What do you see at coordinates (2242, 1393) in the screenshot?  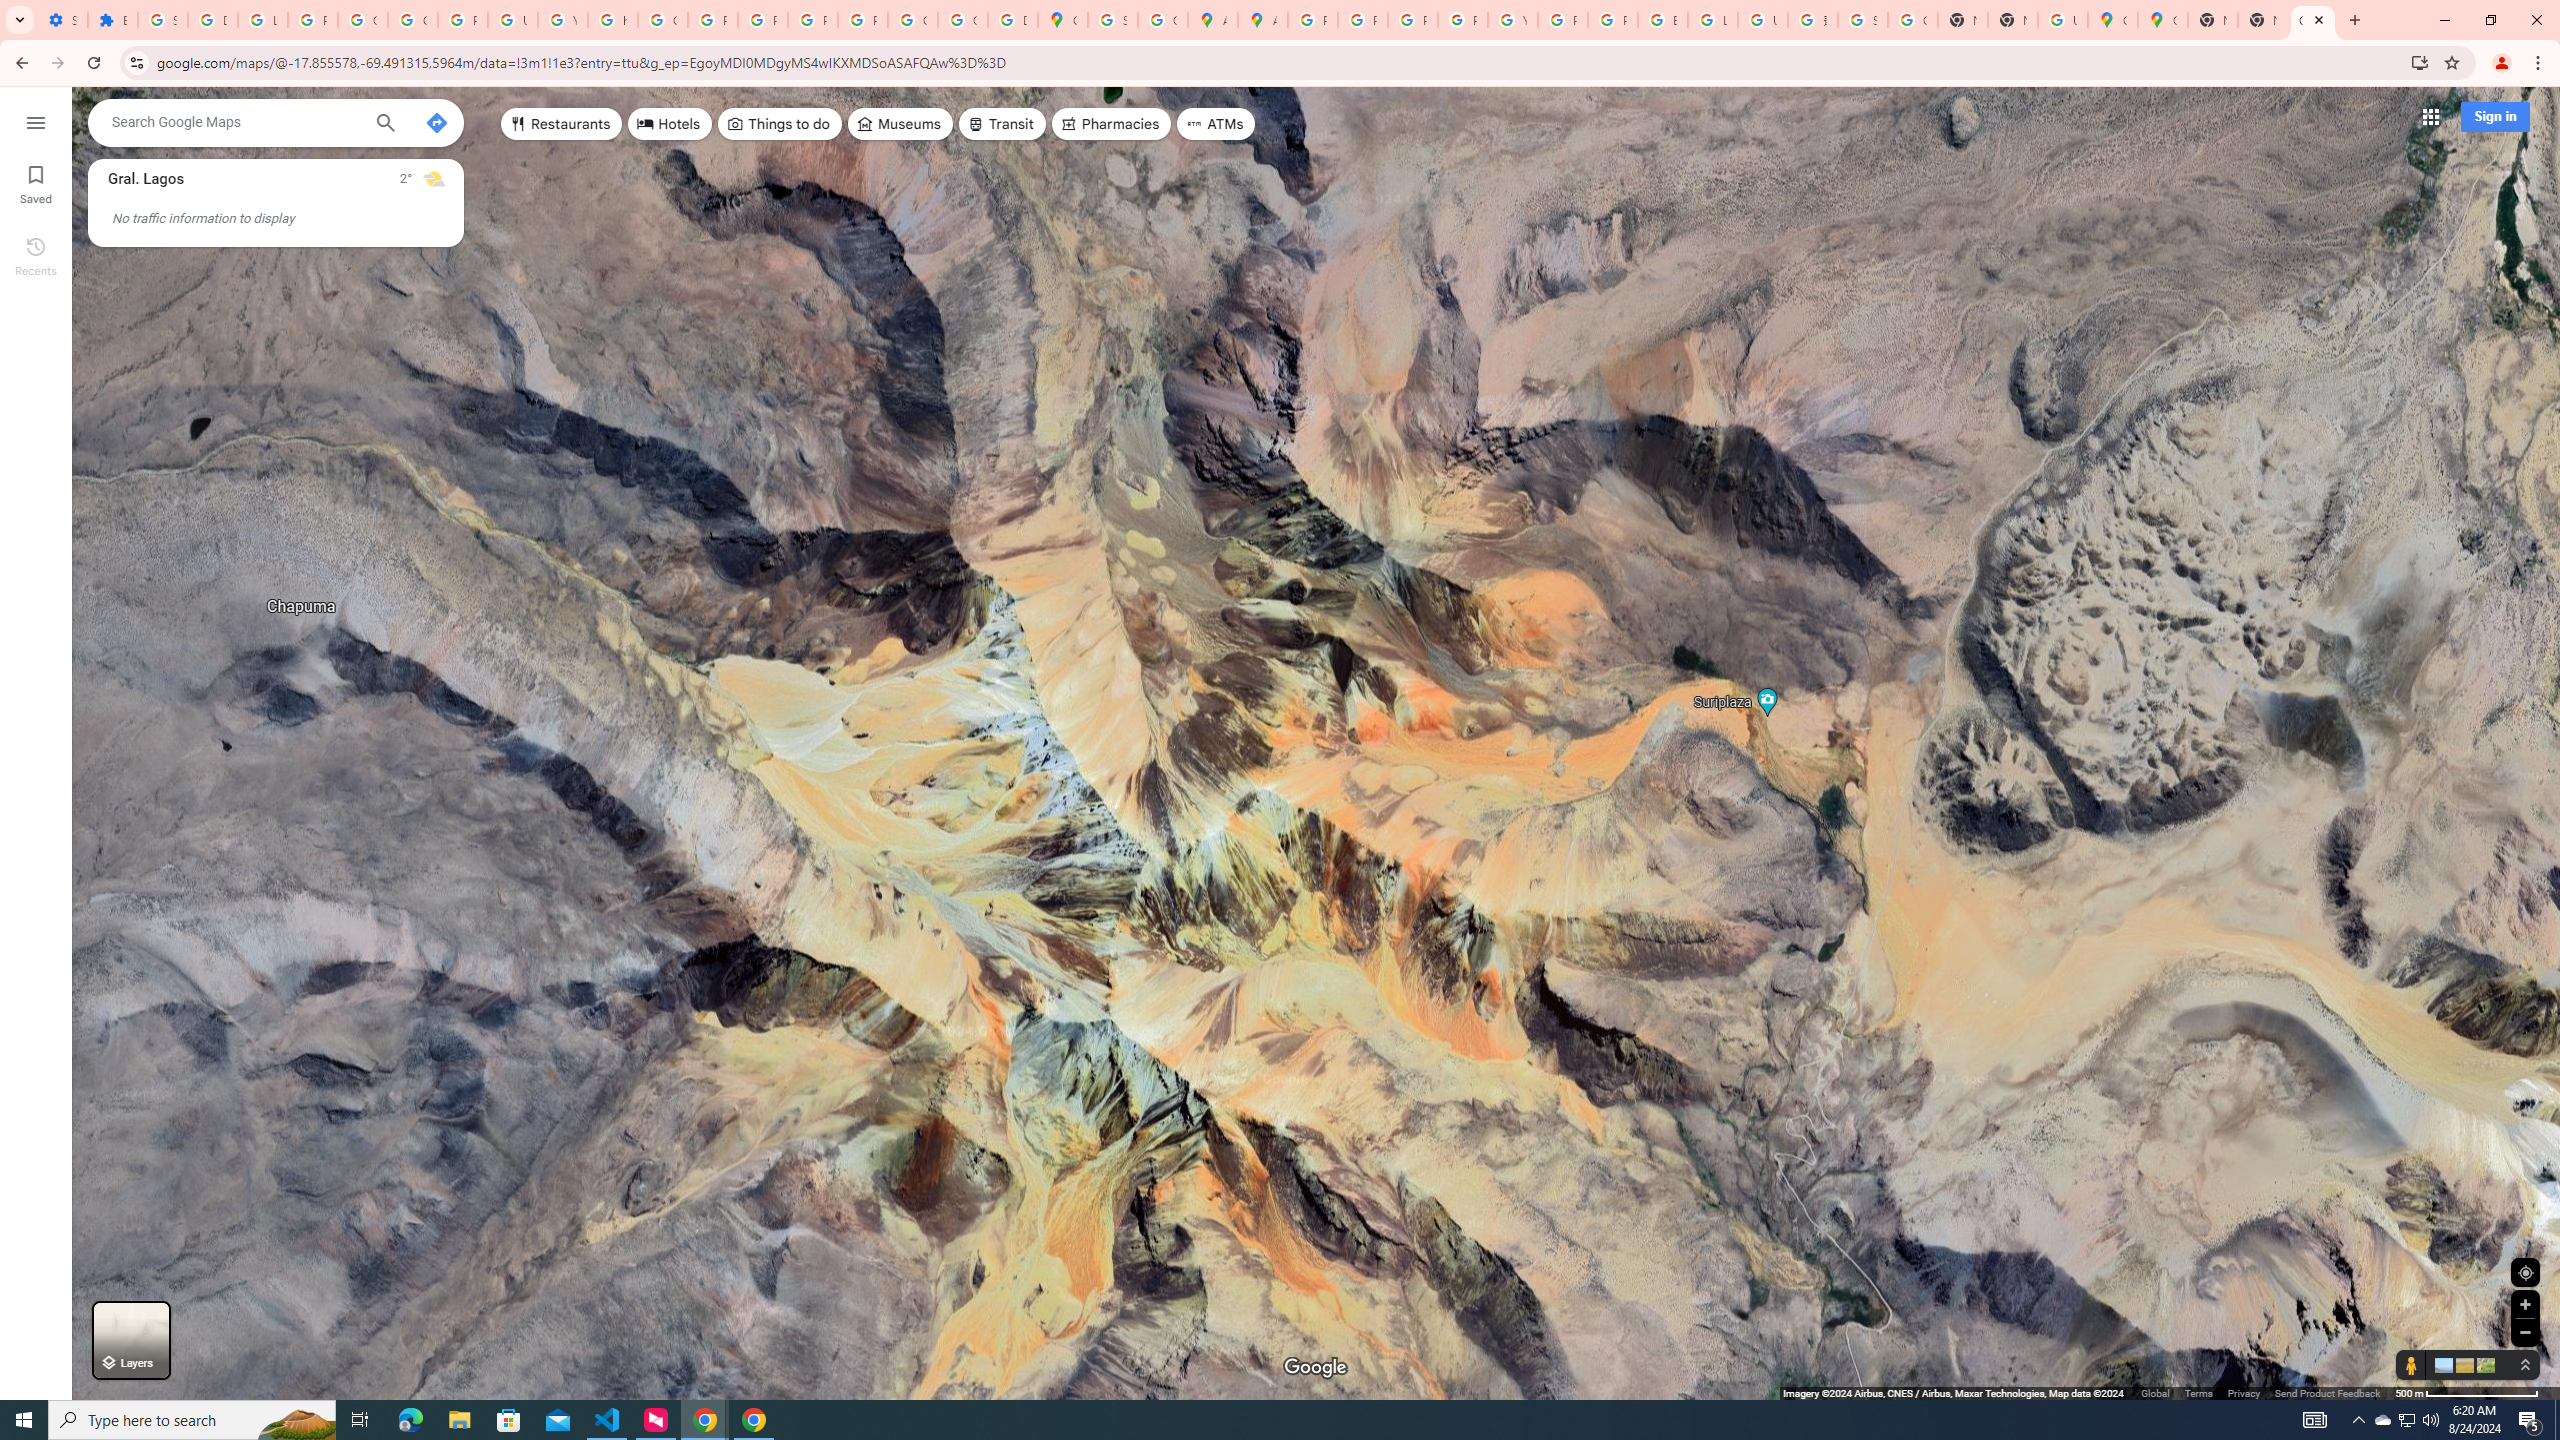 I see `'Privacy'` at bounding box center [2242, 1393].